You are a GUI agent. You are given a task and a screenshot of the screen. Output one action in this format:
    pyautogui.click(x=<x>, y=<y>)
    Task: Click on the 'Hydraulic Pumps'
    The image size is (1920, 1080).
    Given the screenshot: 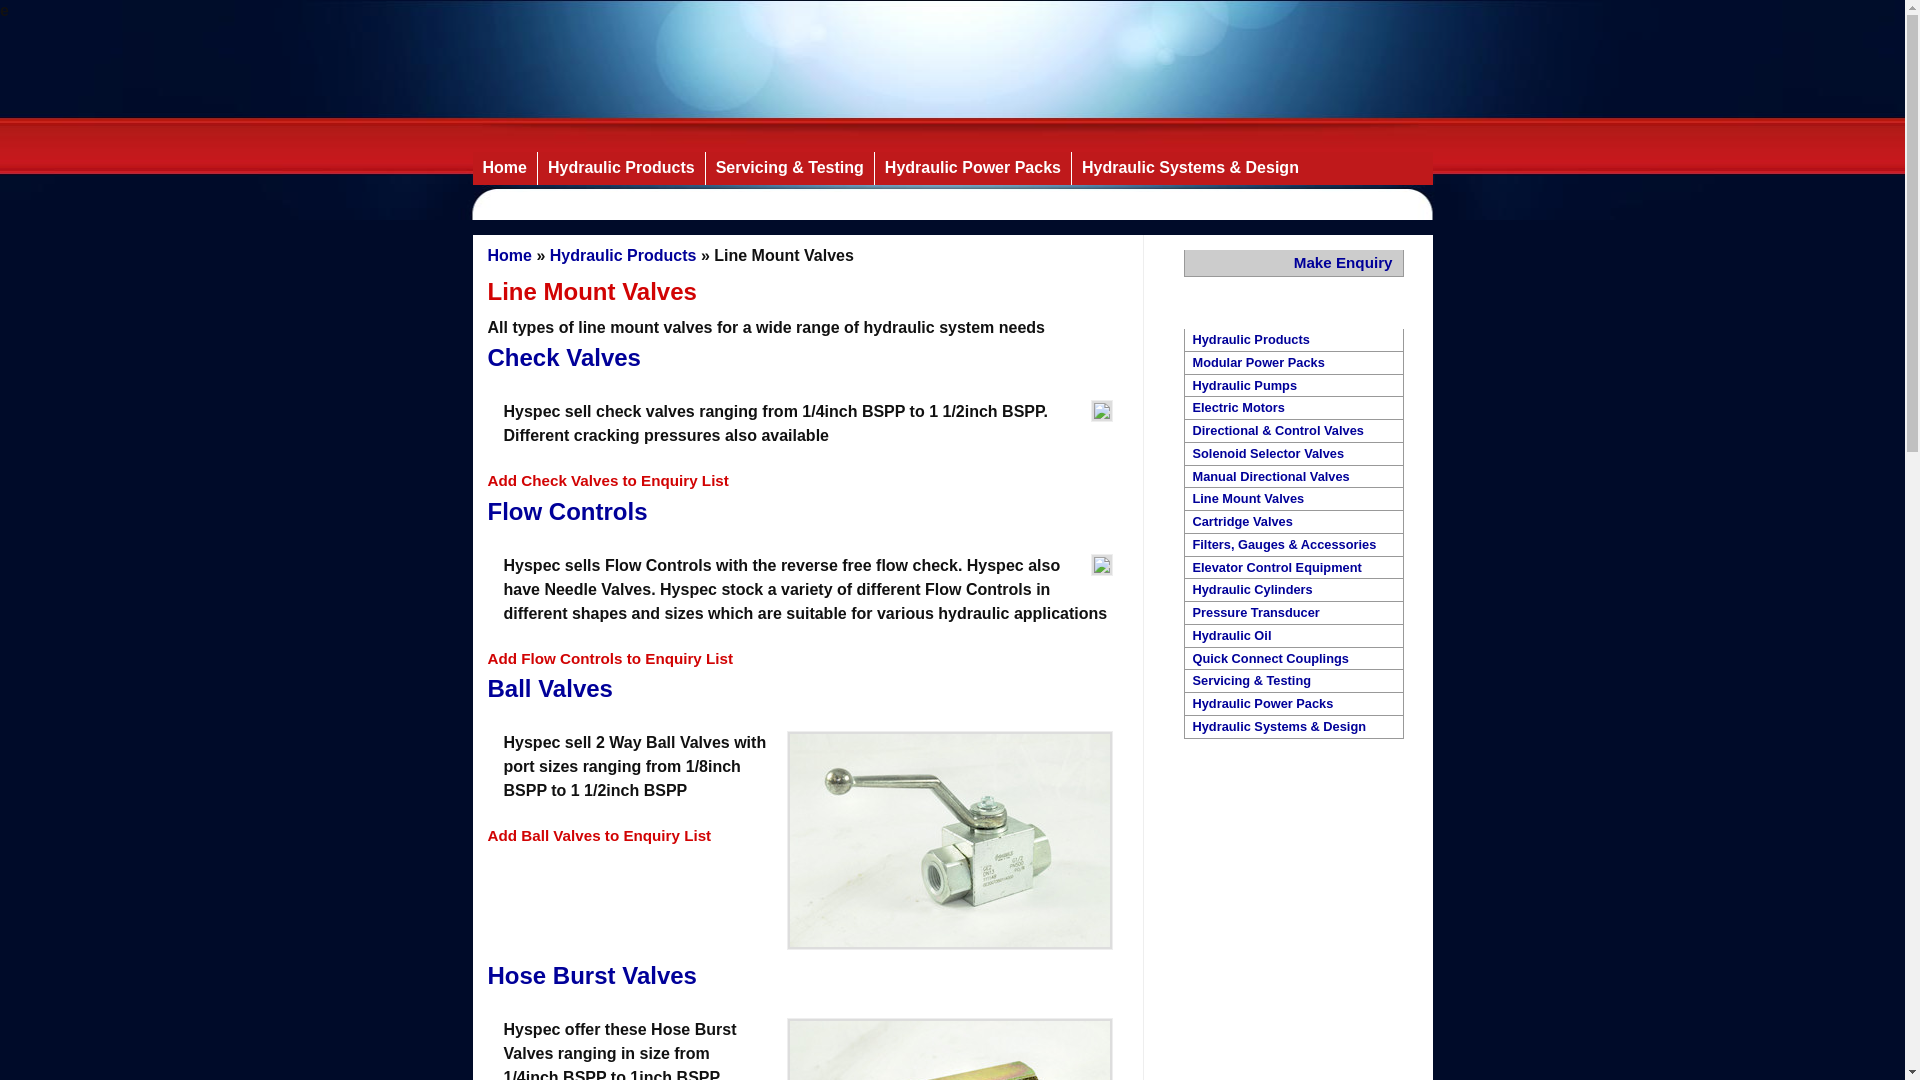 What is the action you would take?
    pyautogui.click(x=1292, y=386)
    